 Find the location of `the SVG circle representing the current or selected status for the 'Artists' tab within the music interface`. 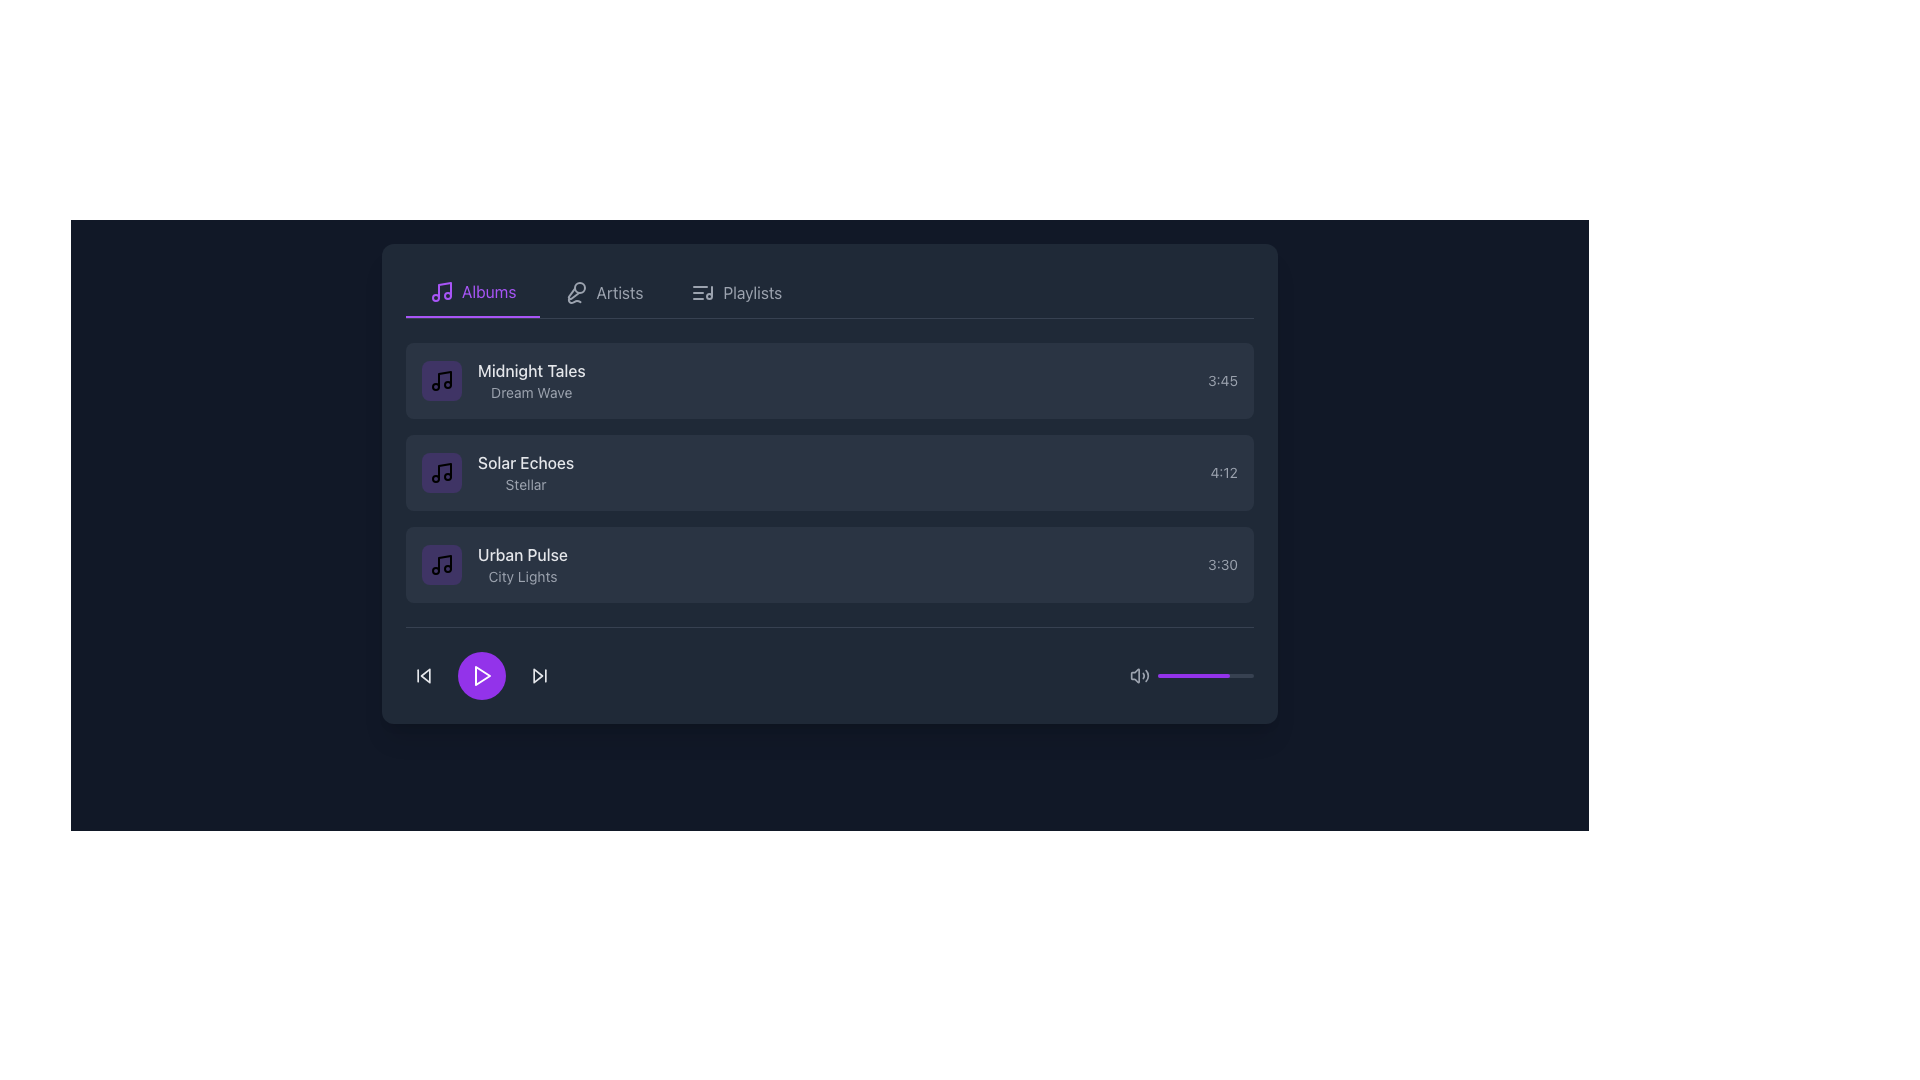

the SVG circle representing the current or selected status for the 'Artists' tab within the music interface is located at coordinates (579, 288).